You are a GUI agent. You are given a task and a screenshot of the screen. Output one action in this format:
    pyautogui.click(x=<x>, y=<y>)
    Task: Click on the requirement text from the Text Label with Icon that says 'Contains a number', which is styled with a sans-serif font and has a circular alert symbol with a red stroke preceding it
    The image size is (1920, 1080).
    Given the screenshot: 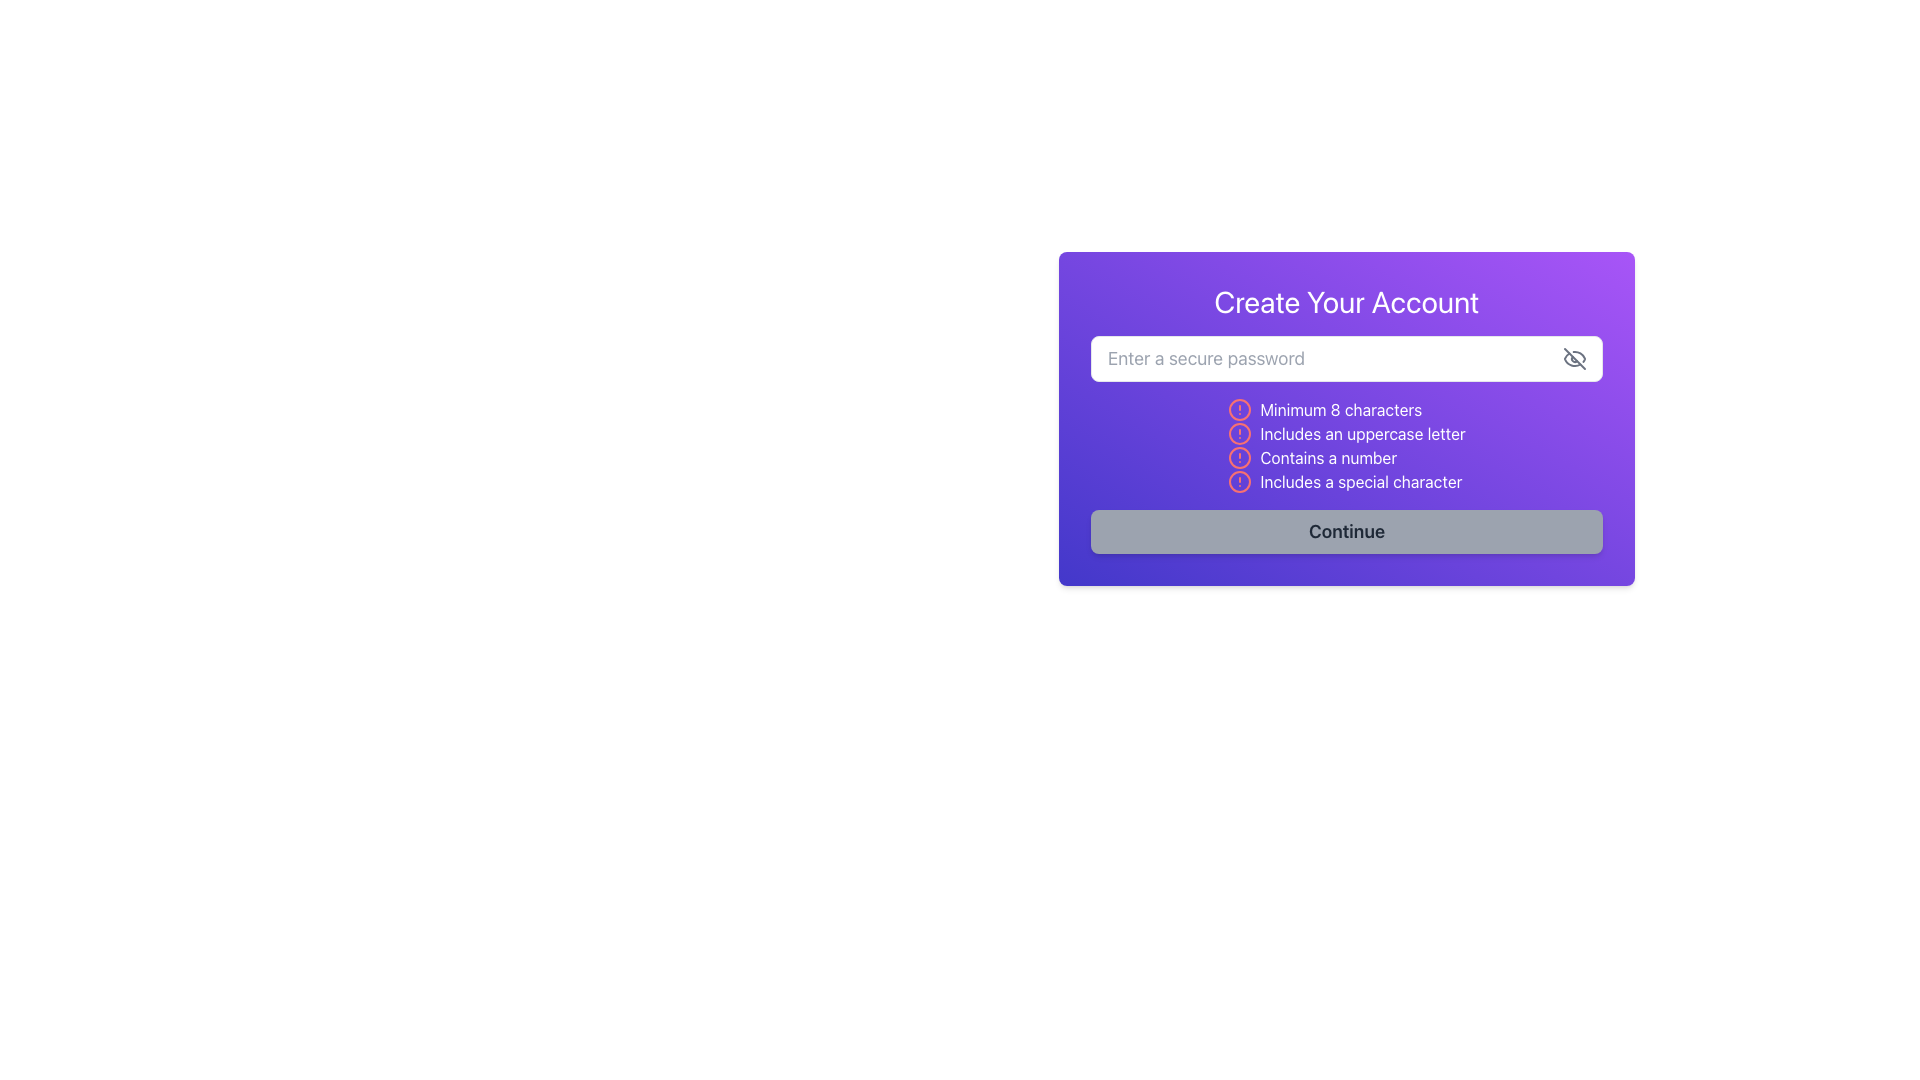 What is the action you would take?
    pyautogui.click(x=1347, y=458)
    